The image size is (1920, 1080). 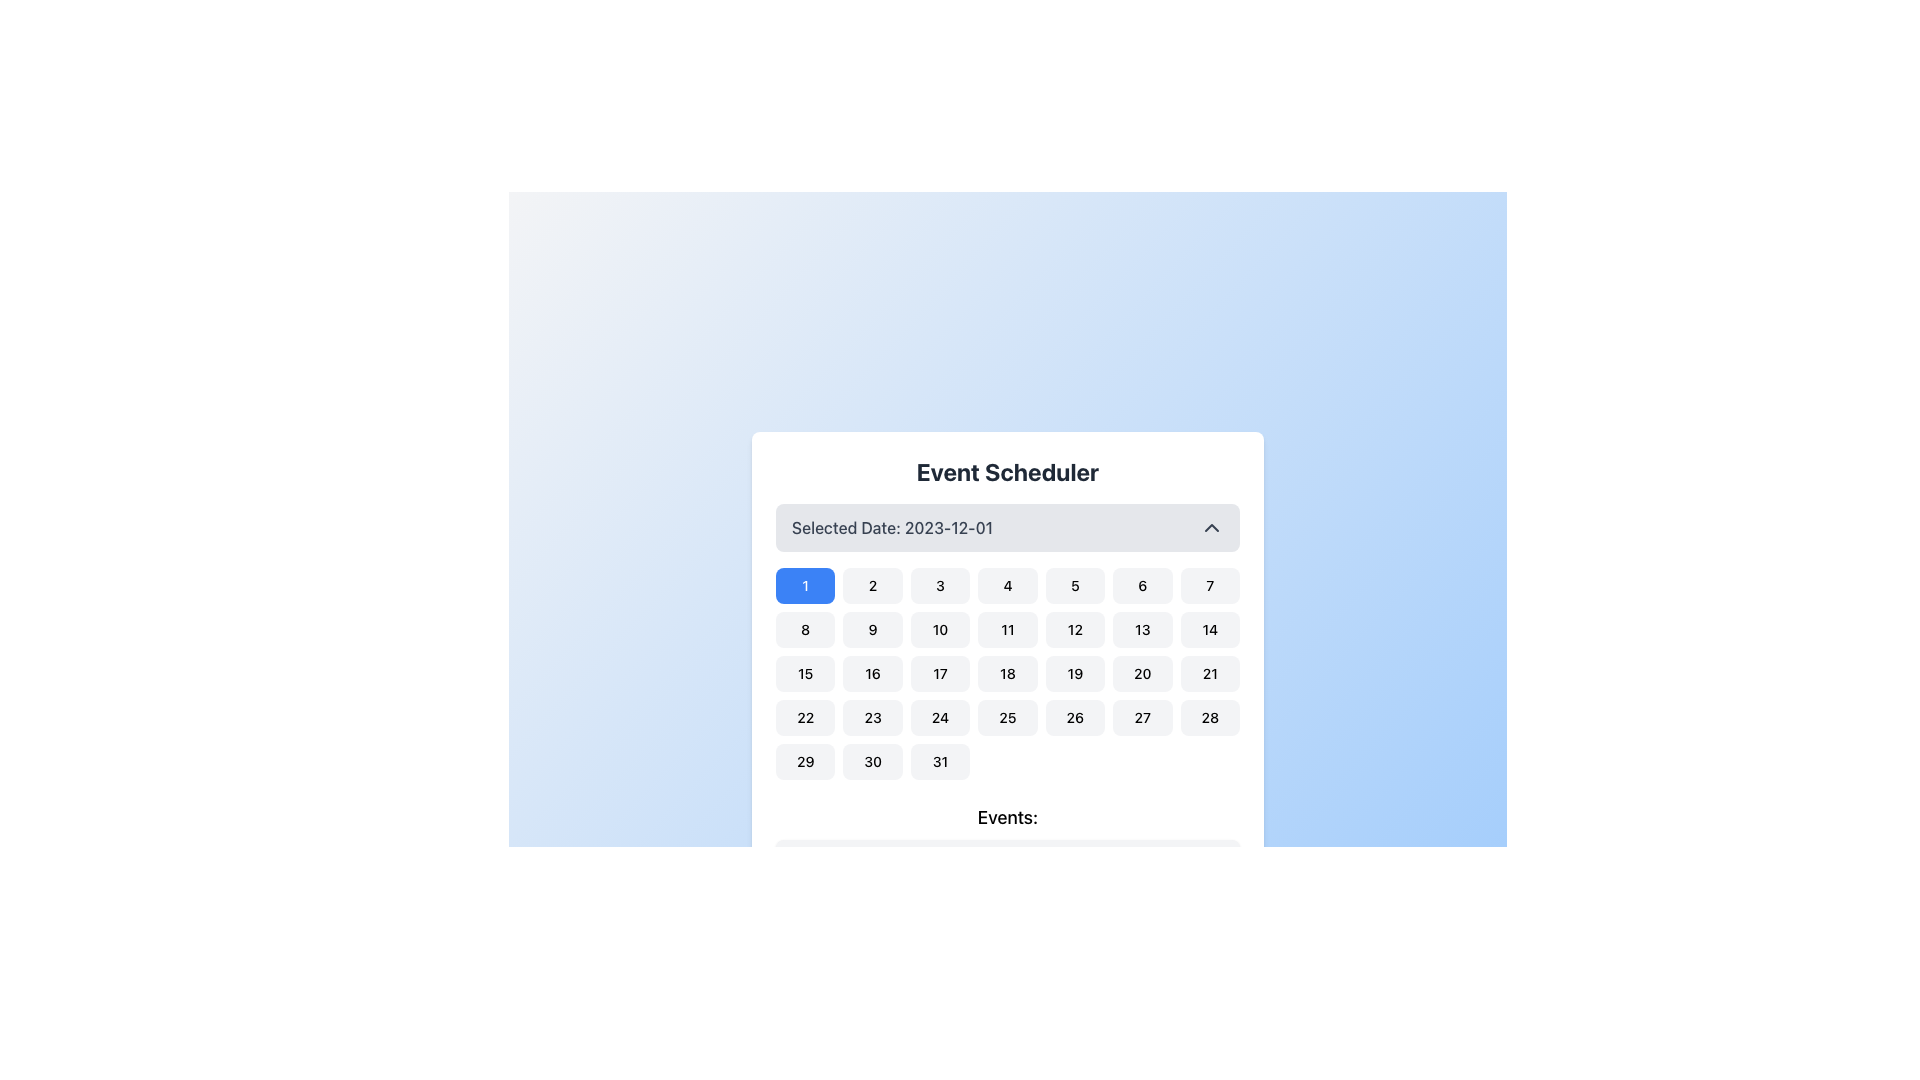 What do you see at coordinates (1008, 716) in the screenshot?
I see `the button displaying '25' in bold black font, located in the fourth row and fourth column of the calendar grid` at bounding box center [1008, 716].